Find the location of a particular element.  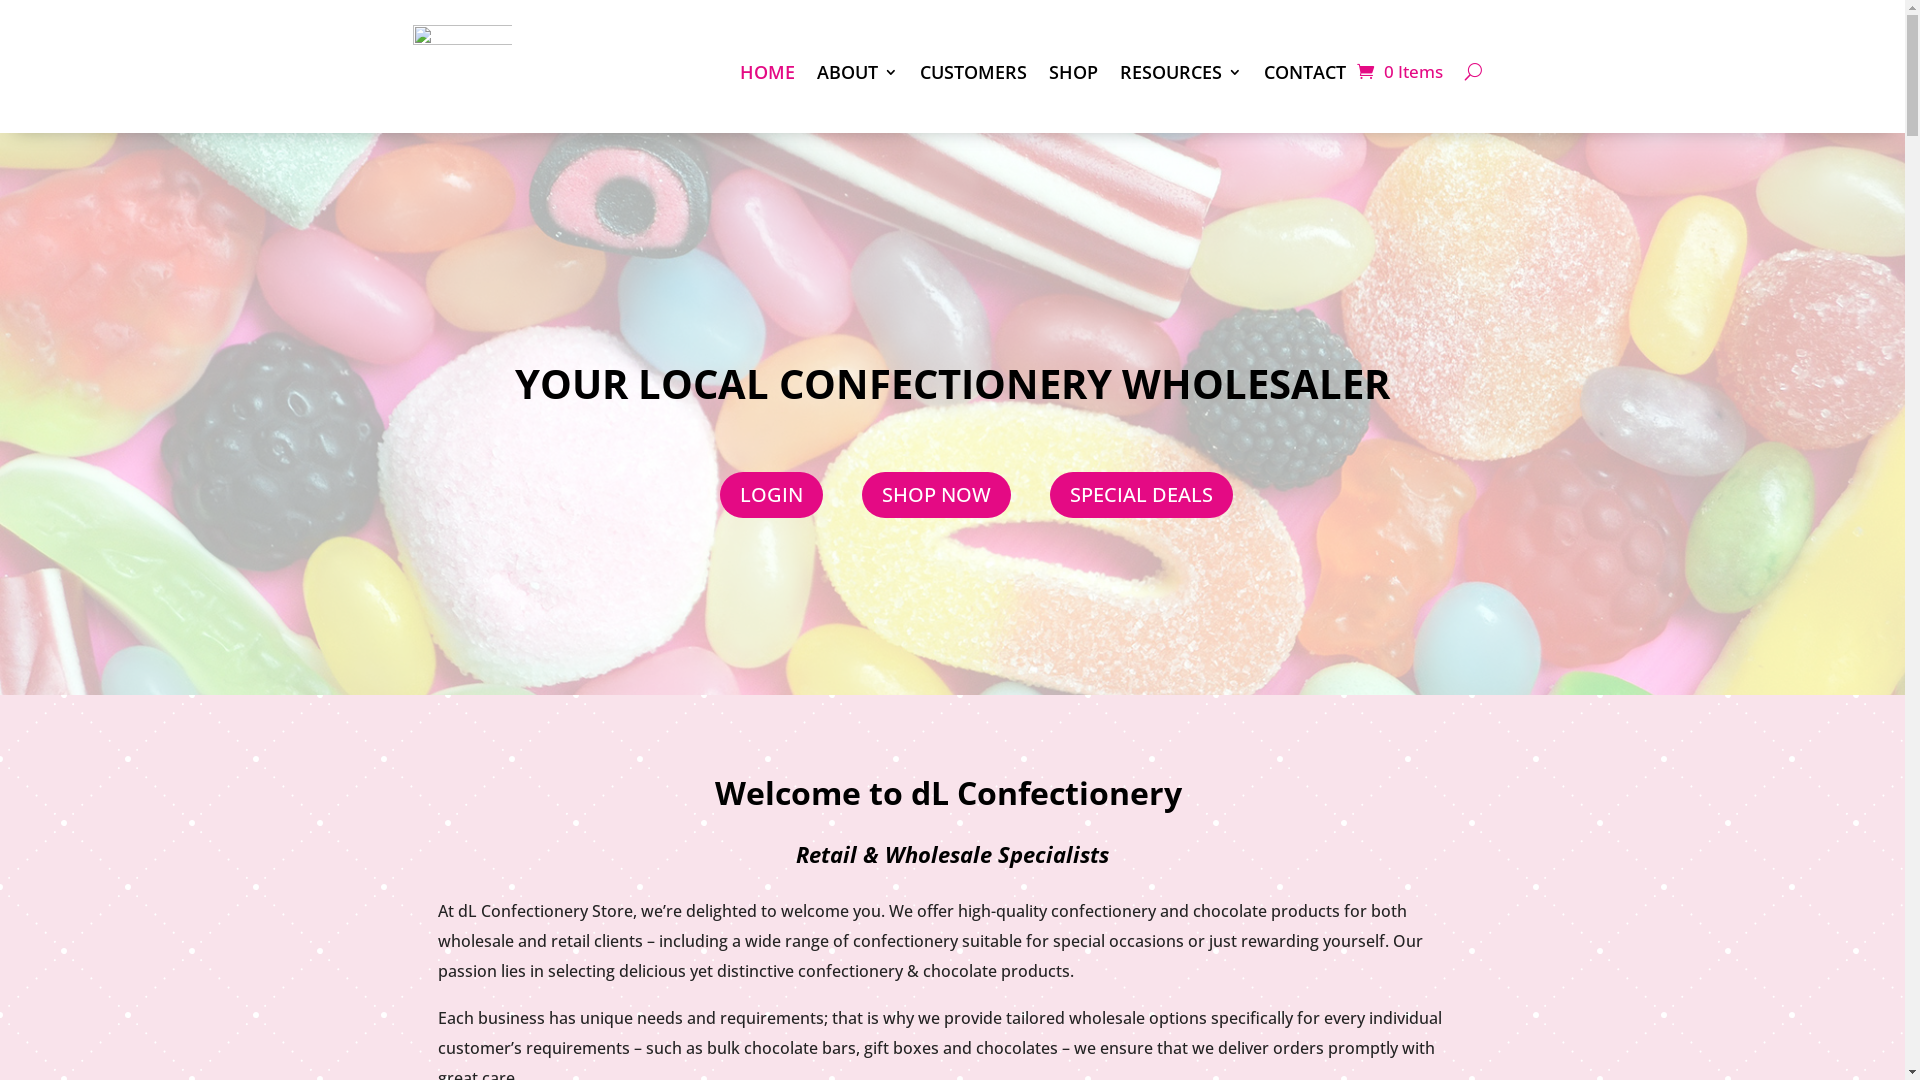

'CONTACT' is located at coordinates (1305, 70).